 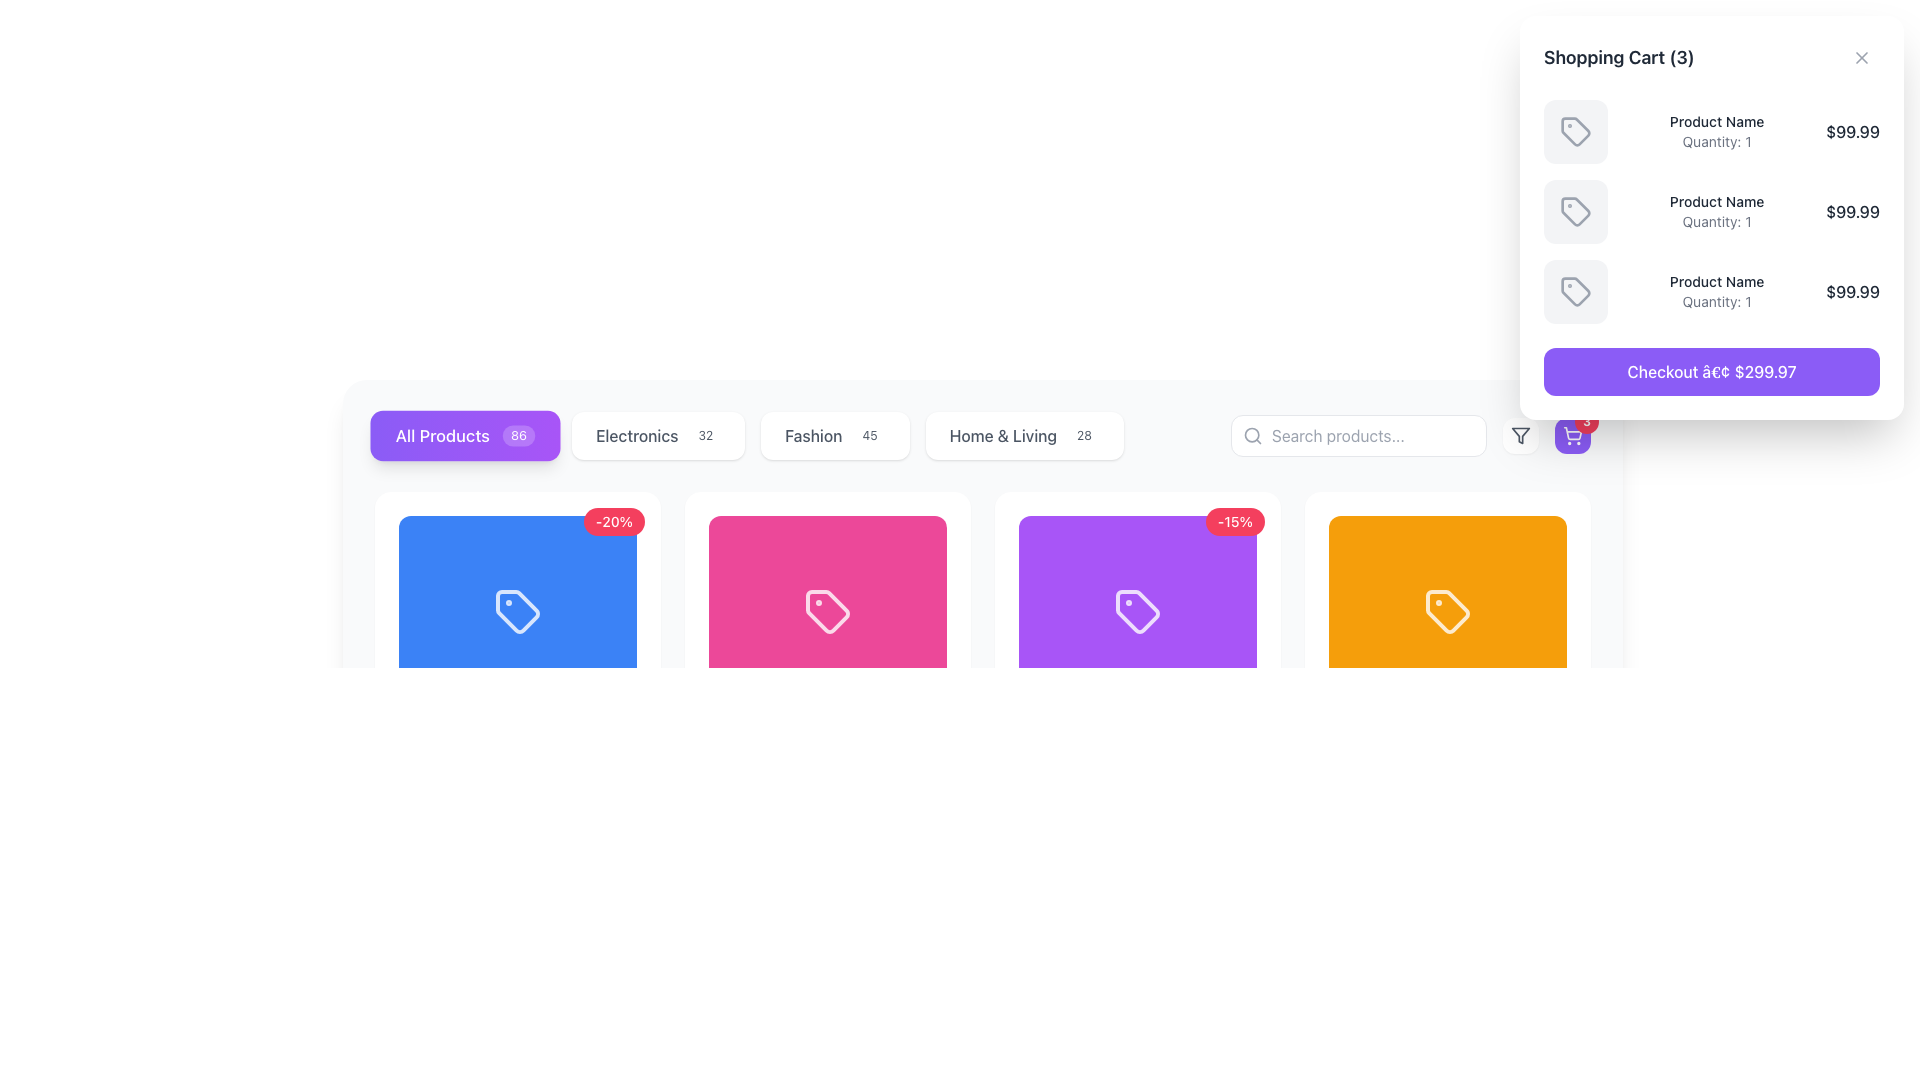 What do you see at coordinates (441, 434) in the screenshot?
I see `the static text label that serves as the label for the 'All Products86' button in the top-left area of the navigation bar` at bounding box center [441, 434].